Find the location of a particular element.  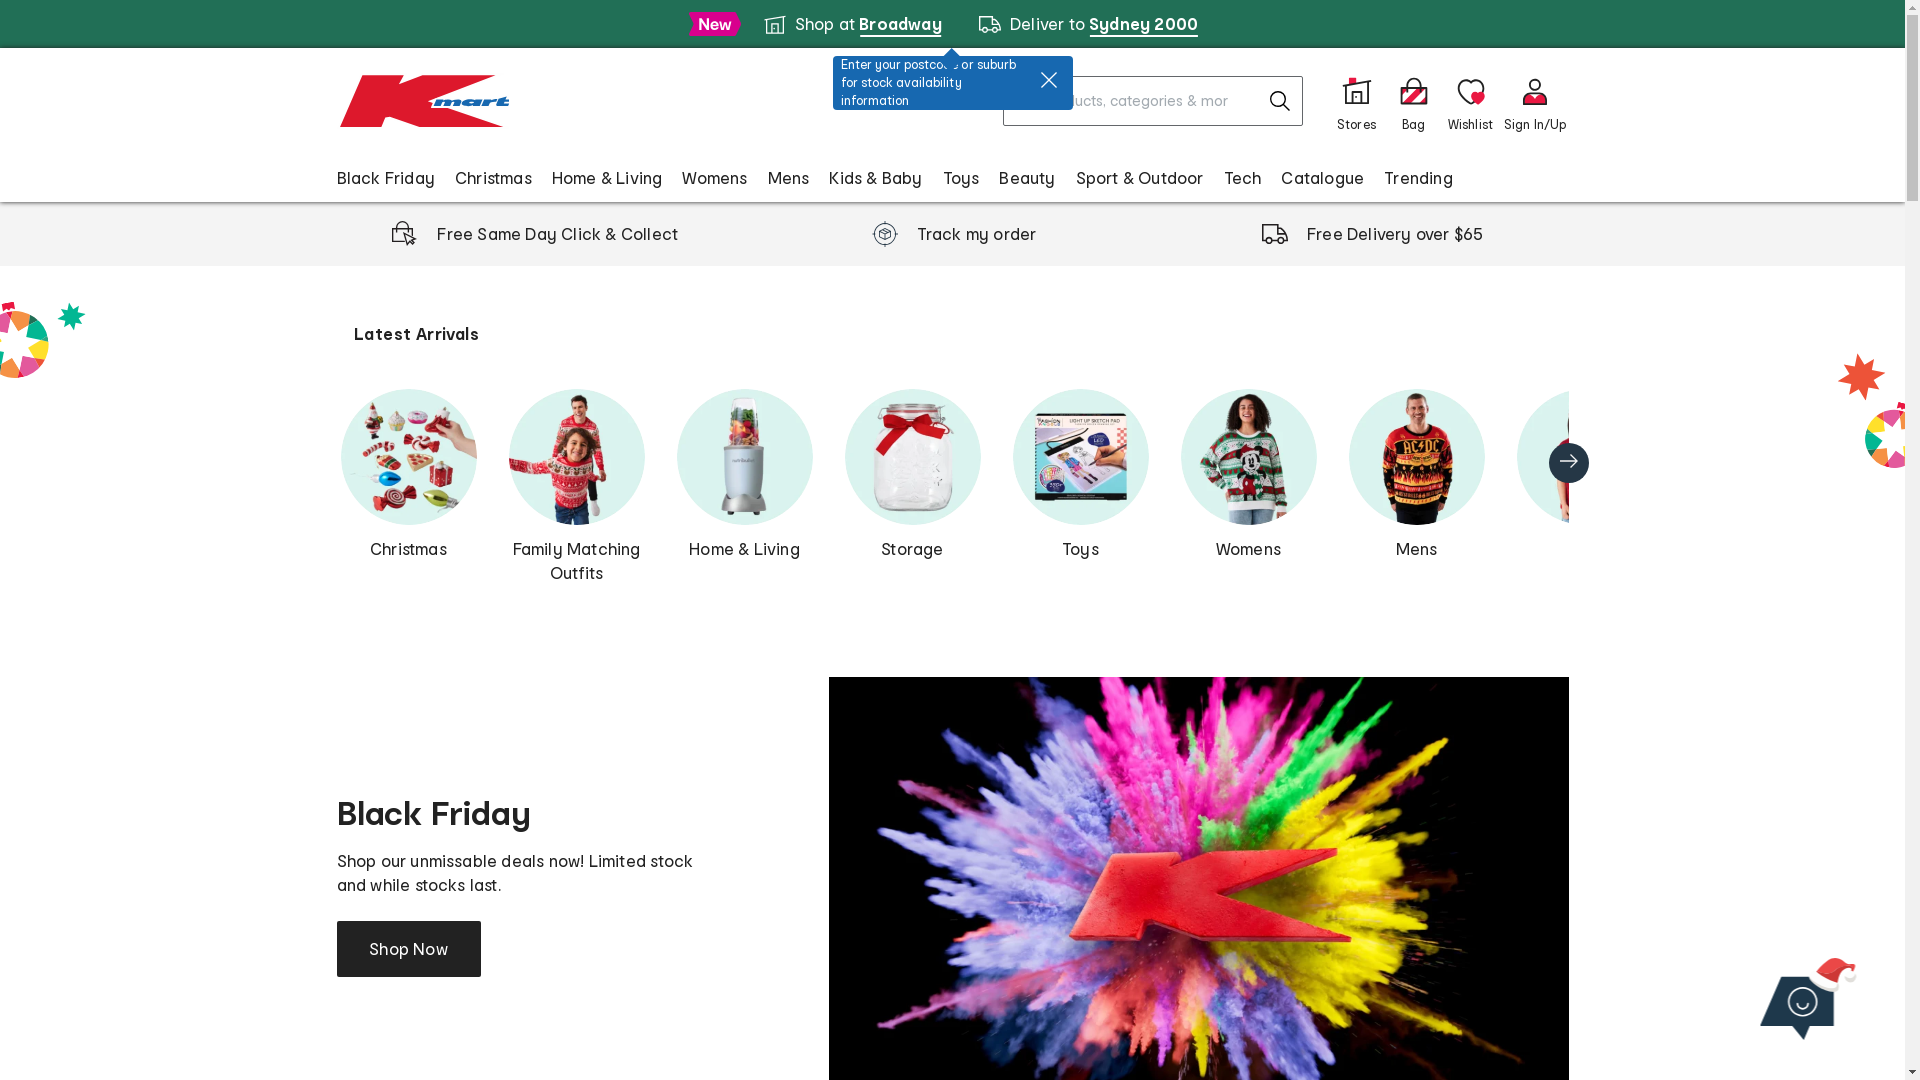

'Mens' is located at coordinates (787, 176).